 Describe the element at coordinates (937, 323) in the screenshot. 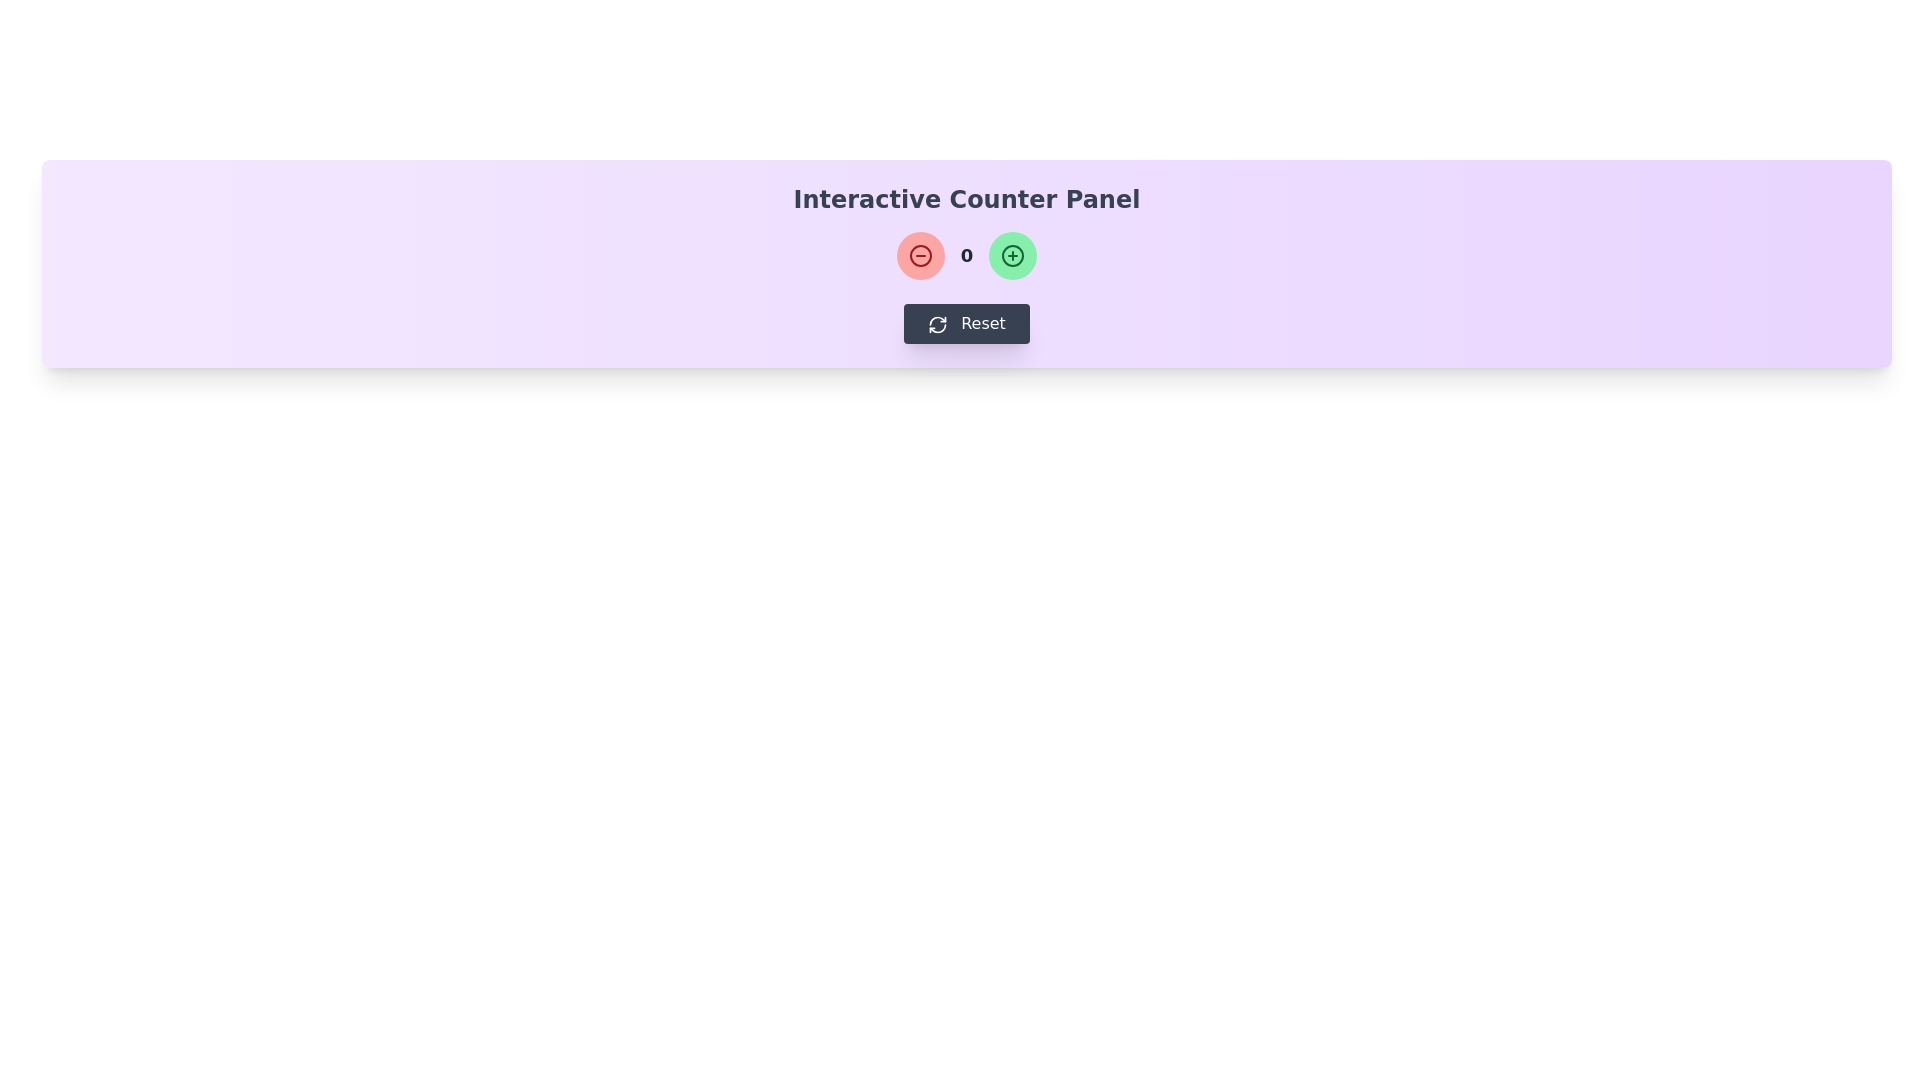

I see `the refresh icon located to the left of the 'Reset' text within the dark-styled 'Reset' button` at that location.